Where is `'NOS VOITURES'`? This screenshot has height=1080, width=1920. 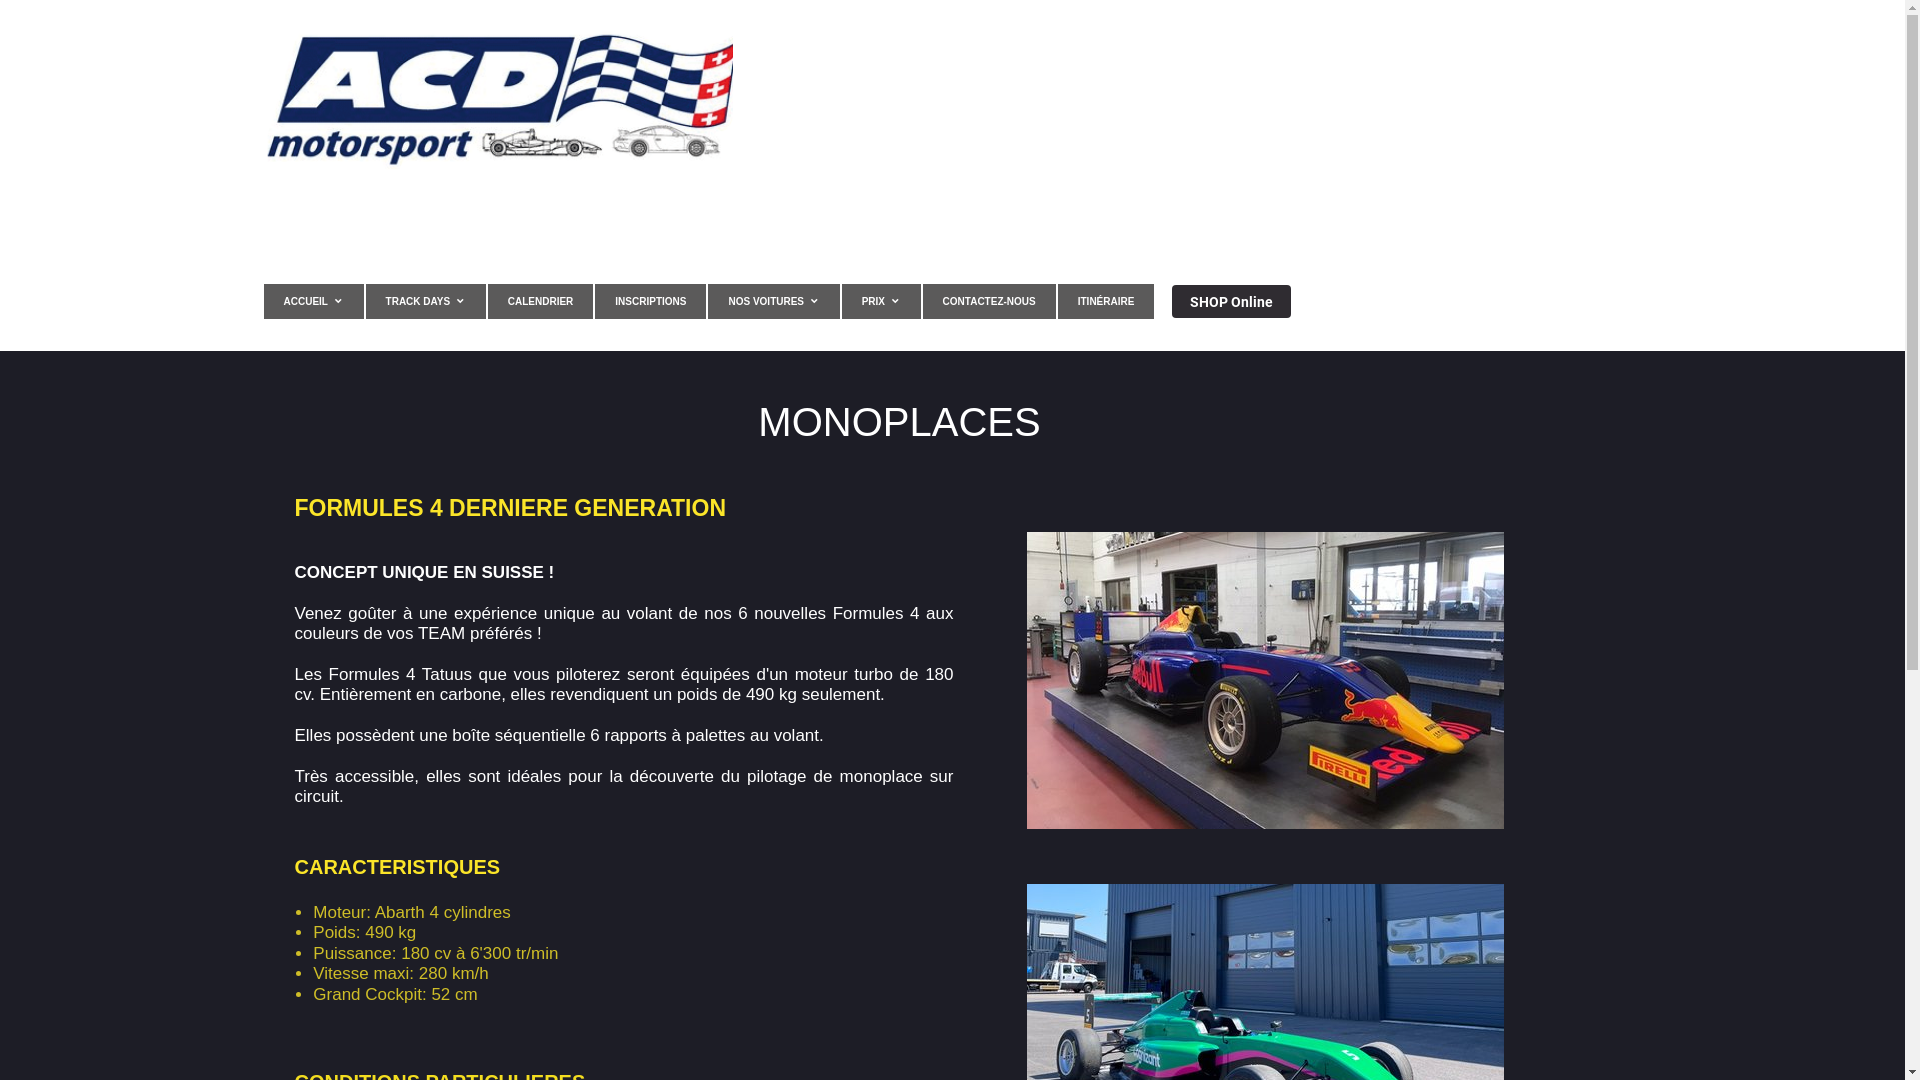 'NOS VOITURES' is located at coordinates (708, 301).